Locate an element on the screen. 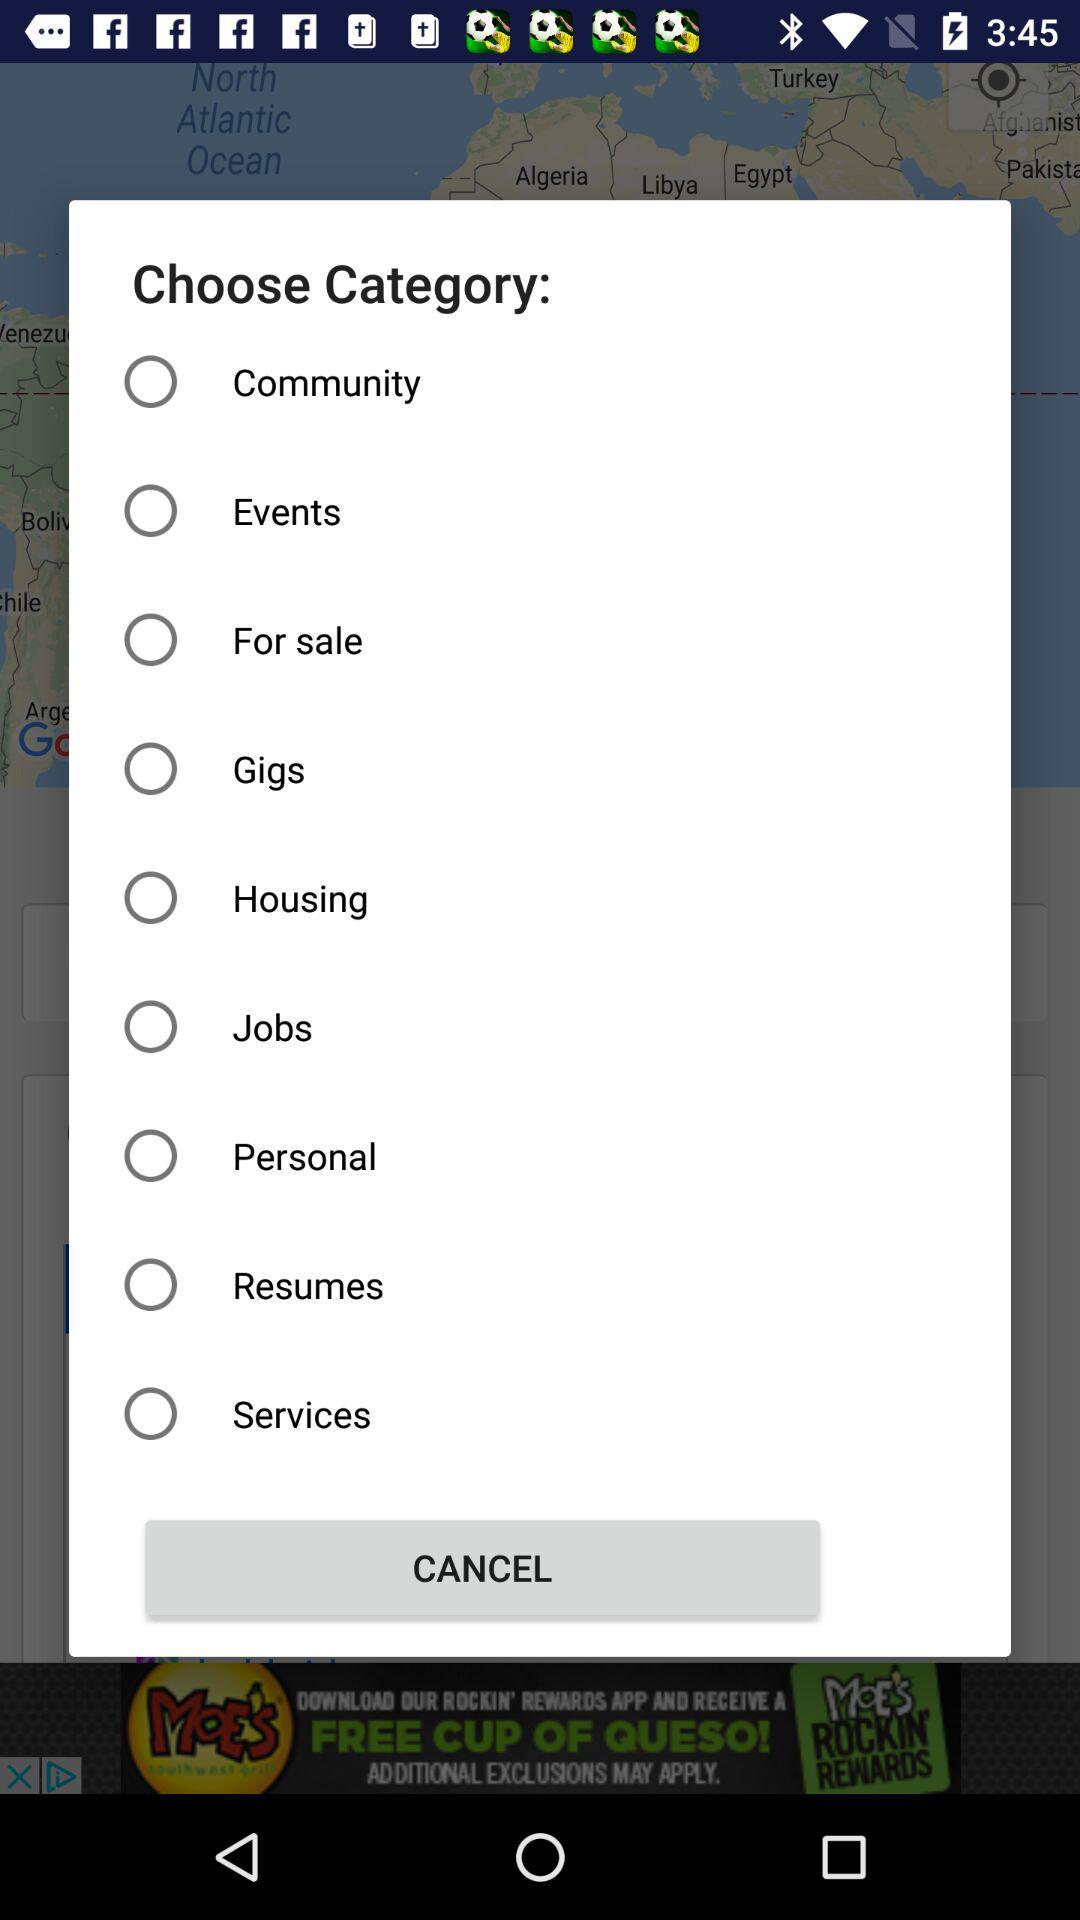 The width and height of the screenshot is (1080, 1920). the item below events is located at coordinates (482, 638).